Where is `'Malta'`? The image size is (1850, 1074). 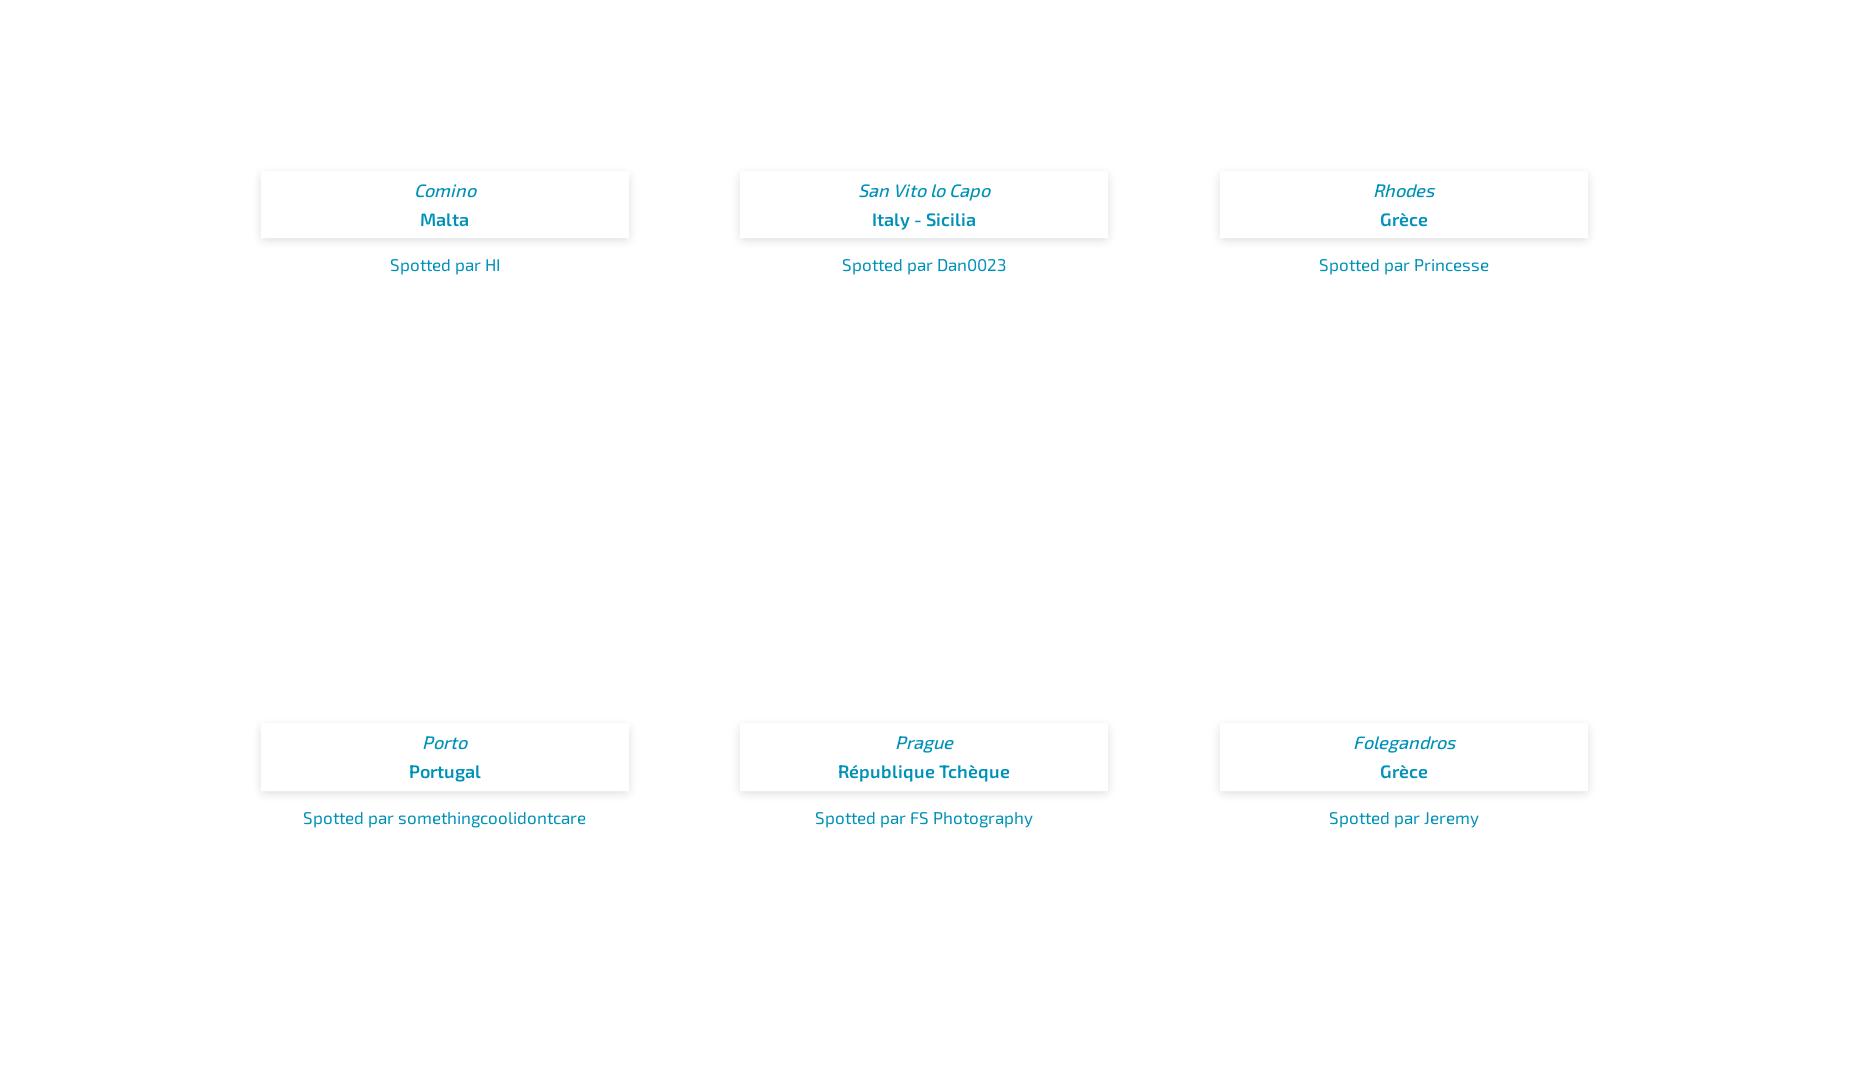 'Malta' is located at coordinates (443, 217).